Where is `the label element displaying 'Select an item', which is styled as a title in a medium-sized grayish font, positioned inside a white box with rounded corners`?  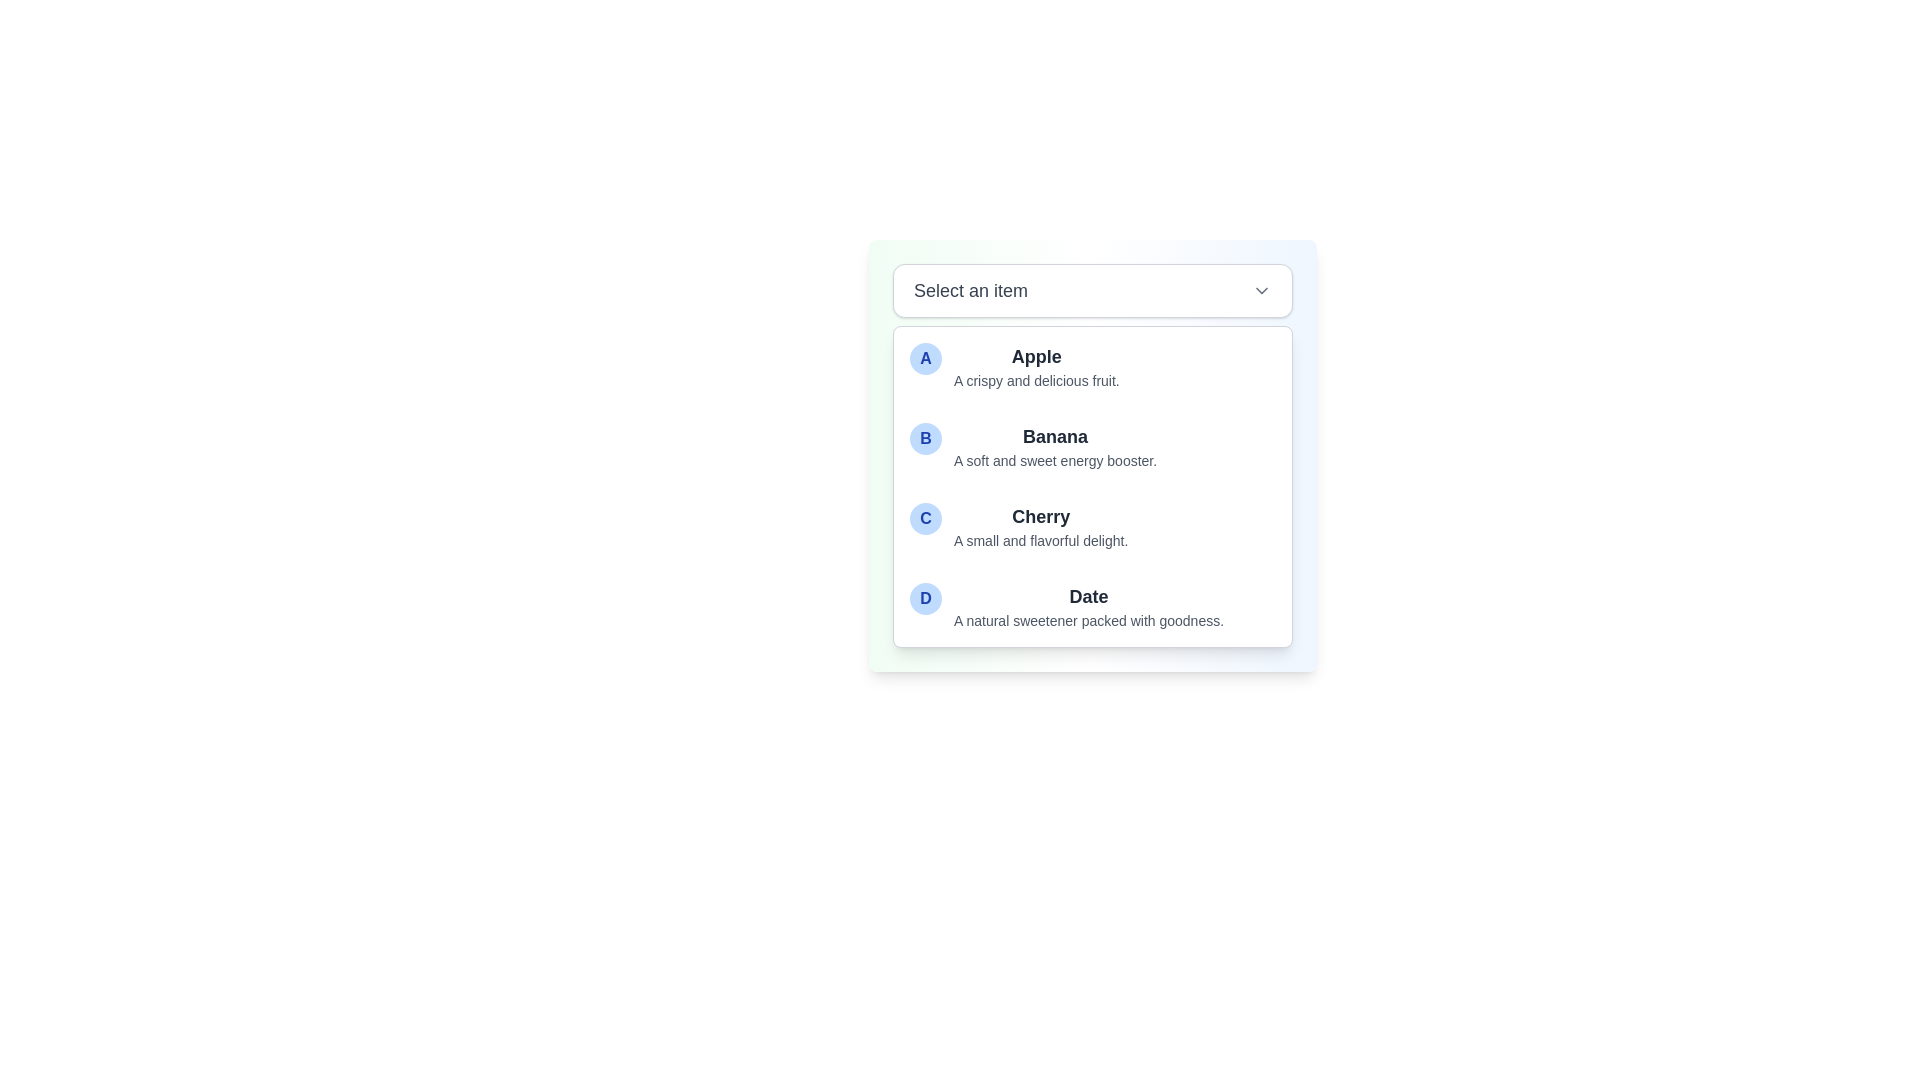 the label element displaying 'Select an item', which is styled as a title in a medium-sized grayish font, positioned inside a white box with rounded corners is located at coordinates (970, 290).